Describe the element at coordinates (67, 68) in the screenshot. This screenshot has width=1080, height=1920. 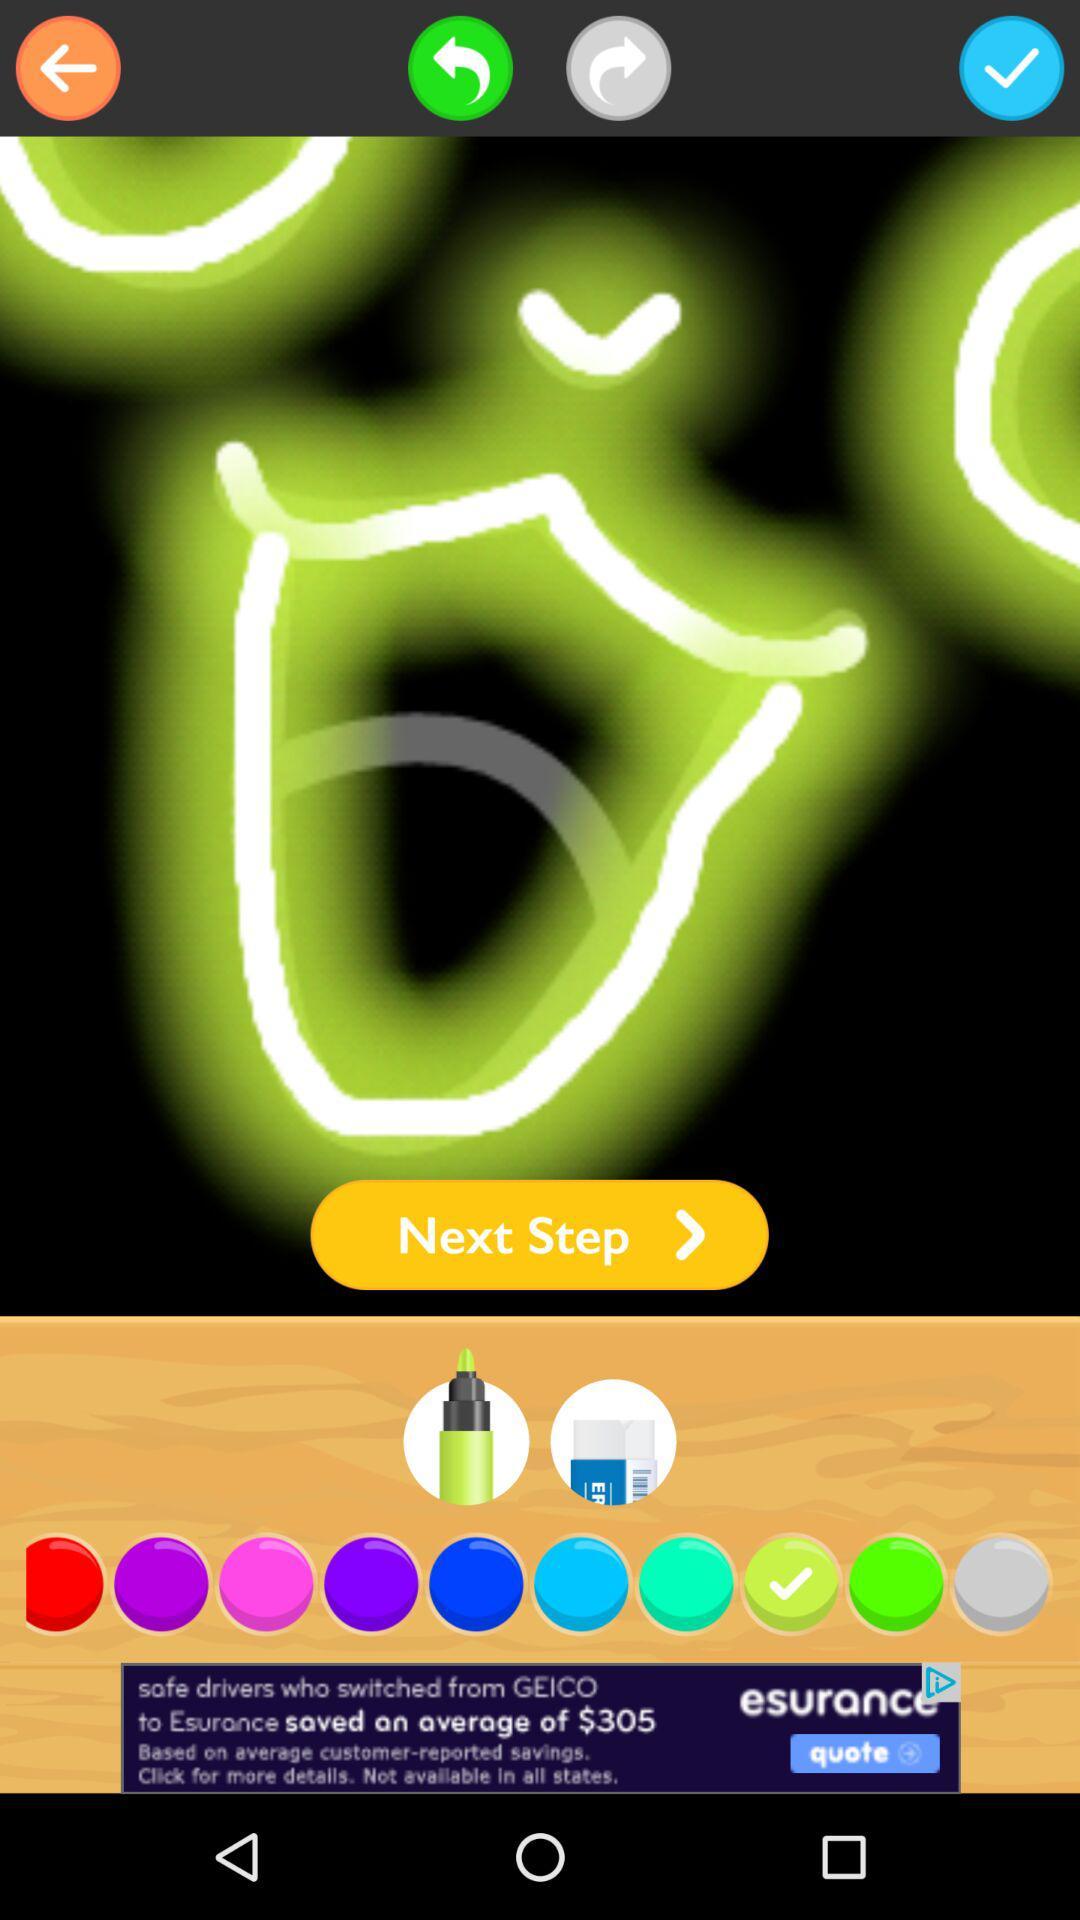
I see `the arrow_backward icon` at that location.